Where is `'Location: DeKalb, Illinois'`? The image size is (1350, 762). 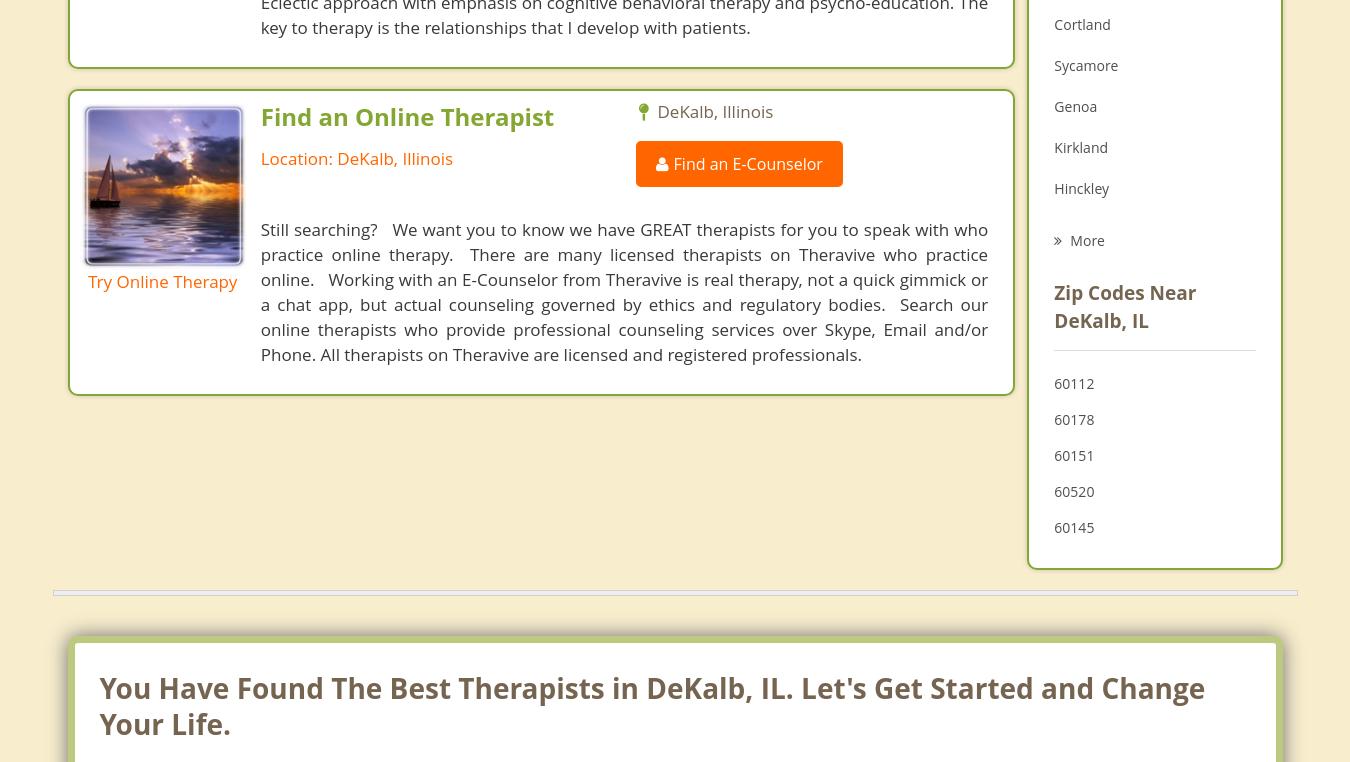
'Location: DeKalb, Illinois' is located at coordinates (356, 157).